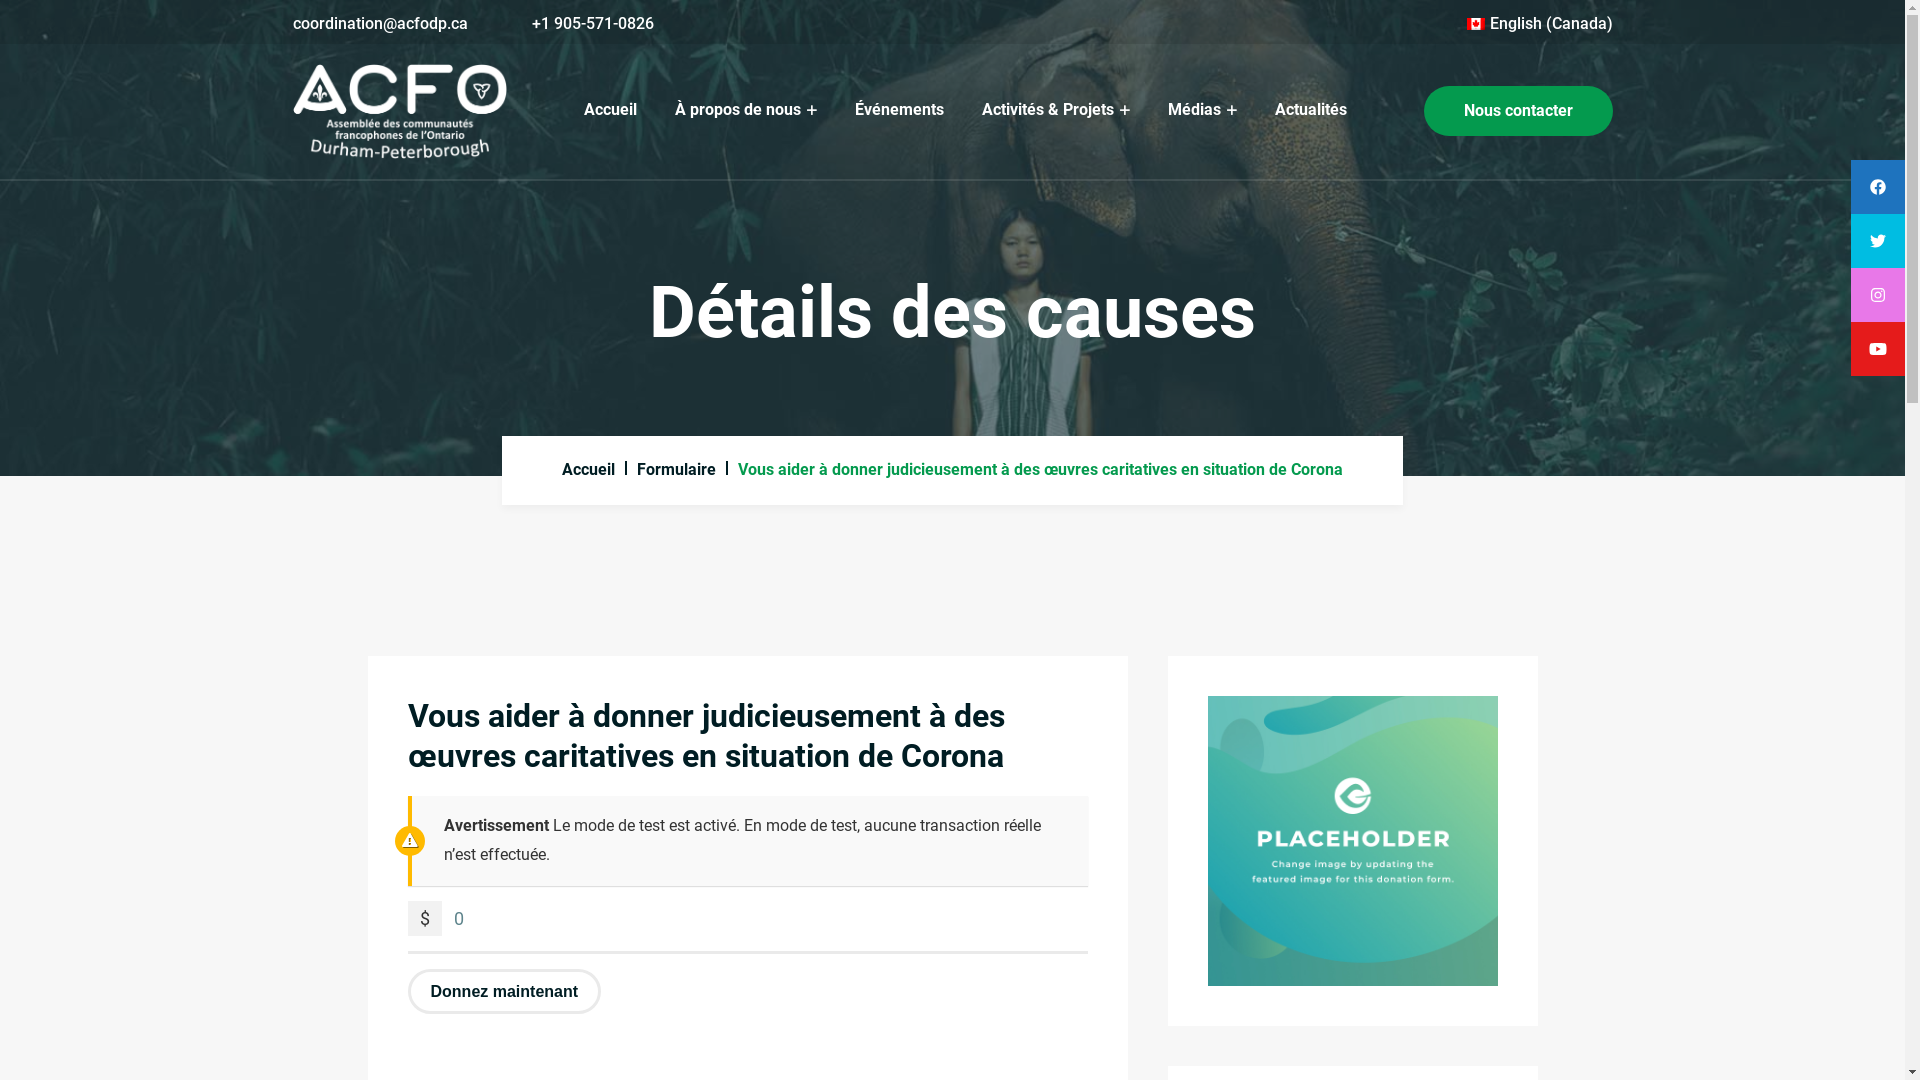 Image resolution: width=1920 pixels, height=1080 pixels. Describe the element at coordinates (398, 111) in the screenshot. I see `'ACFODP'` at that location.